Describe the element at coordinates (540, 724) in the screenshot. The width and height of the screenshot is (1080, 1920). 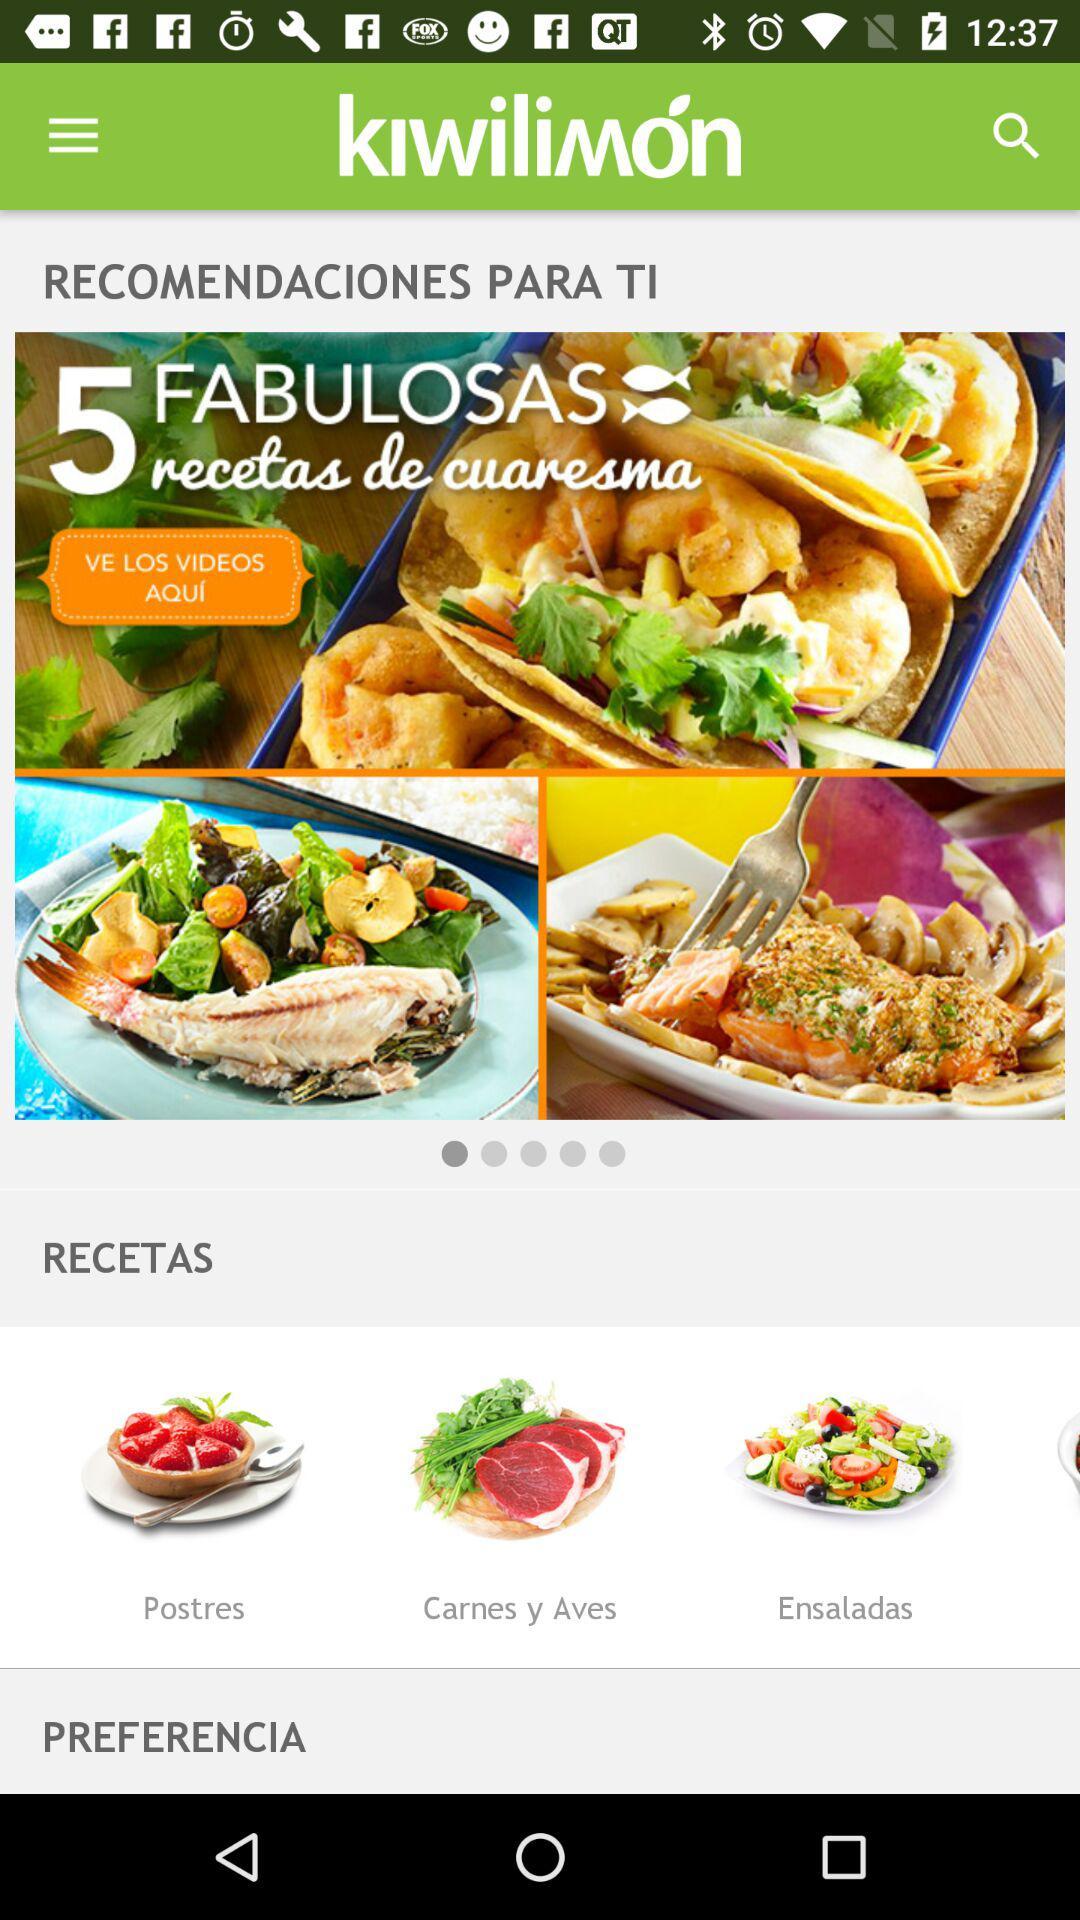
I see `recipes` at that location.